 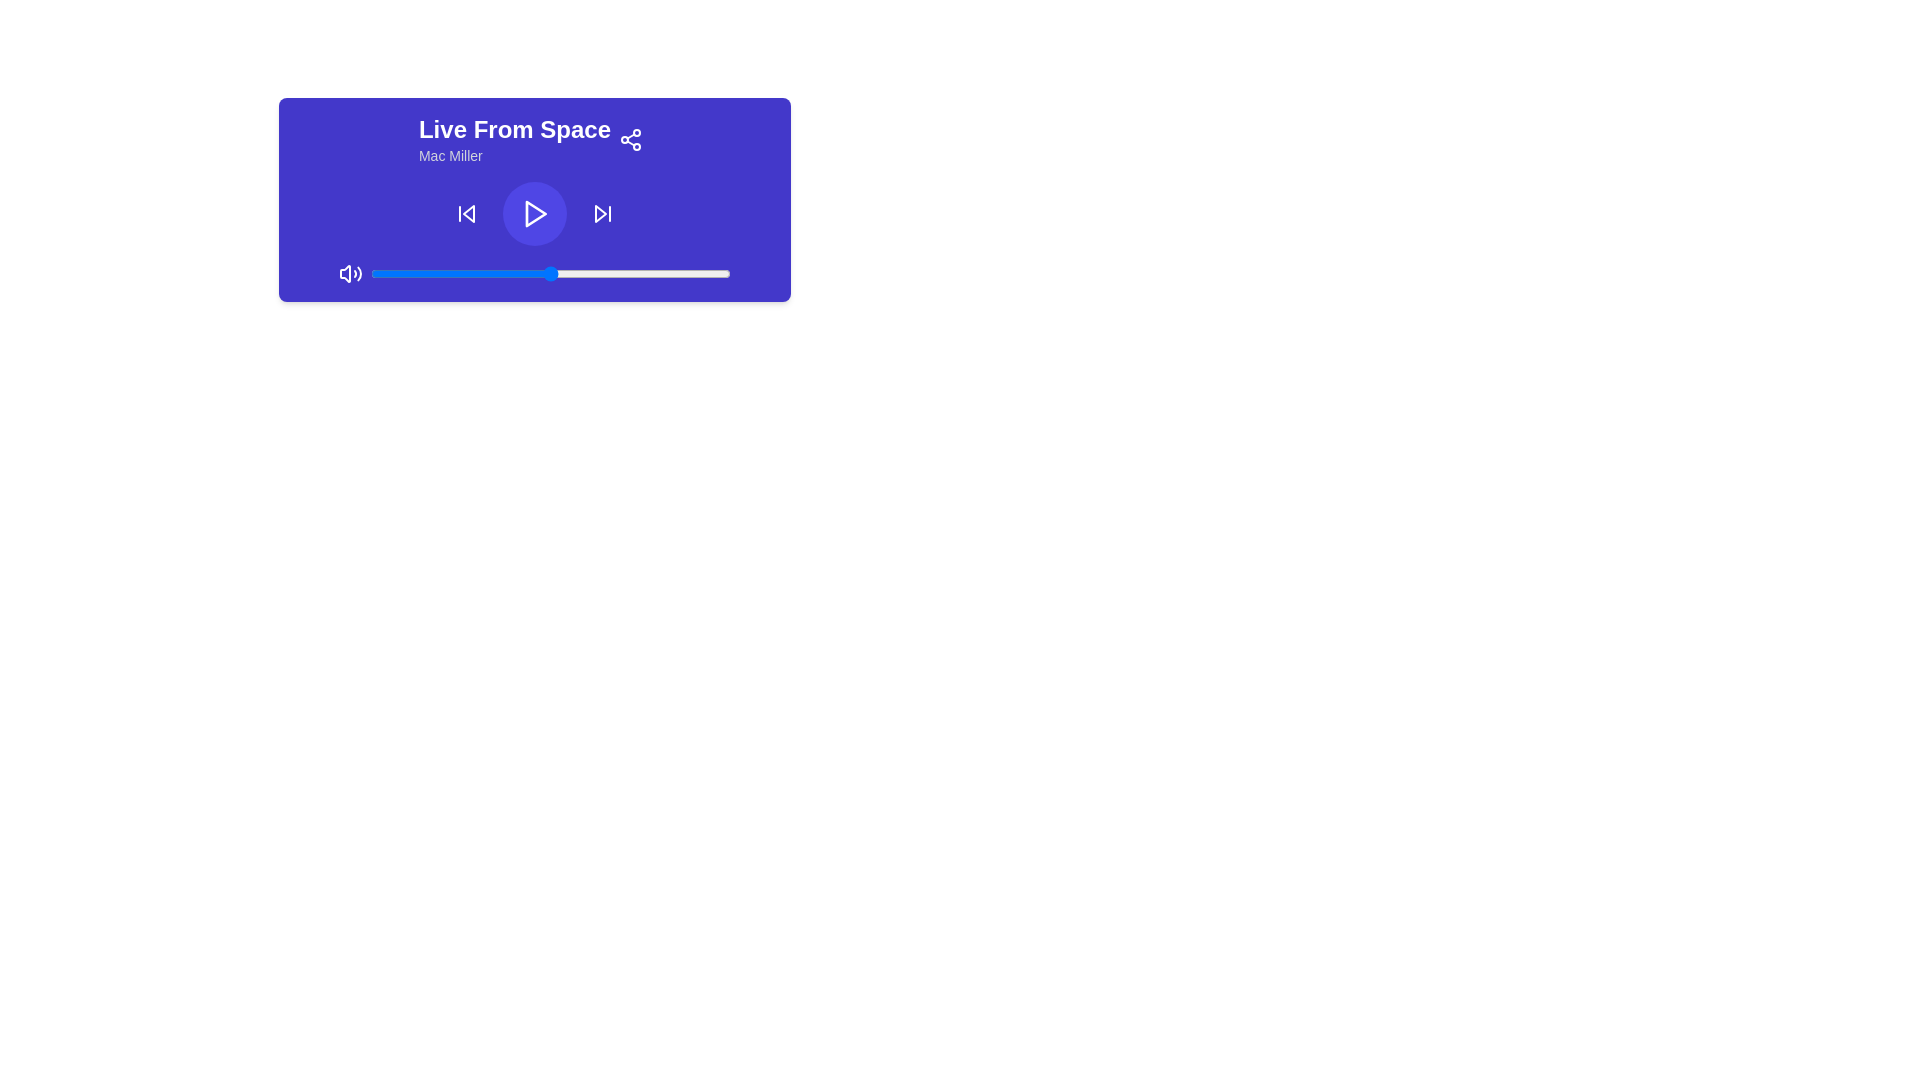 I want to click on the rightmost media control button with a deep purple background and a white forward-skipping symbol, so click(x=602, y=213).